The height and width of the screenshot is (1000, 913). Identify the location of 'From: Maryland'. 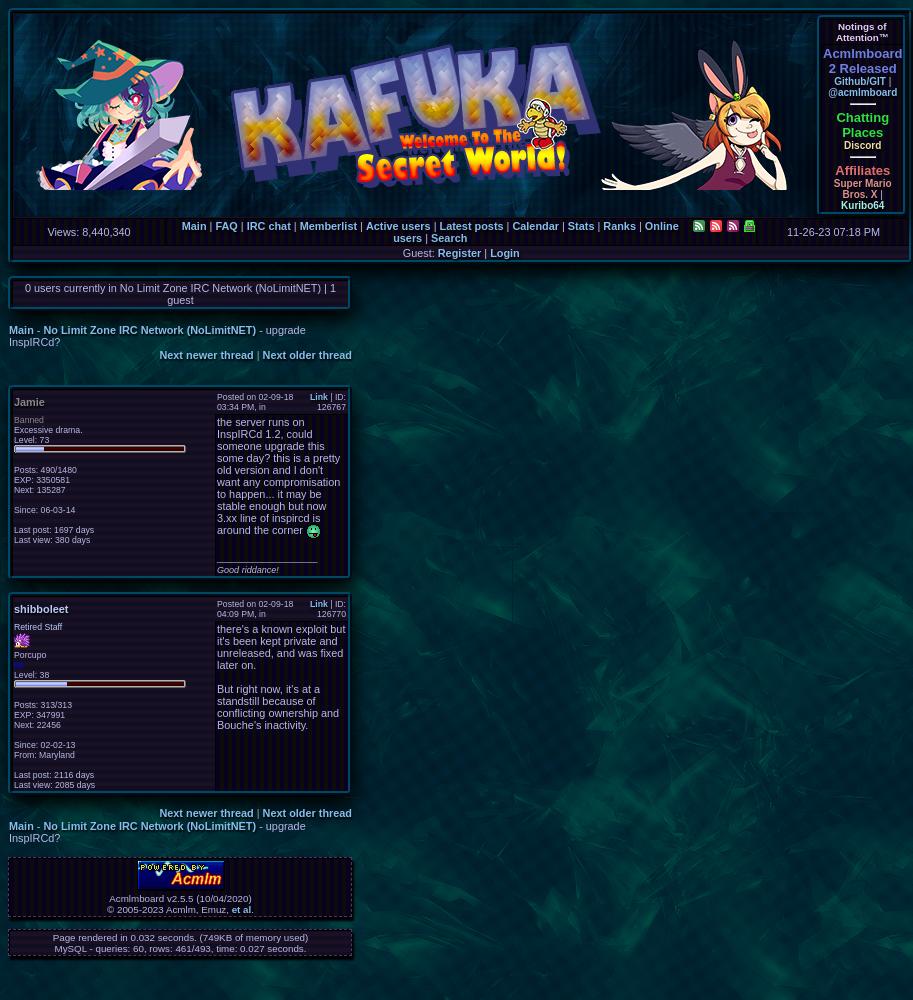
(43, 755).